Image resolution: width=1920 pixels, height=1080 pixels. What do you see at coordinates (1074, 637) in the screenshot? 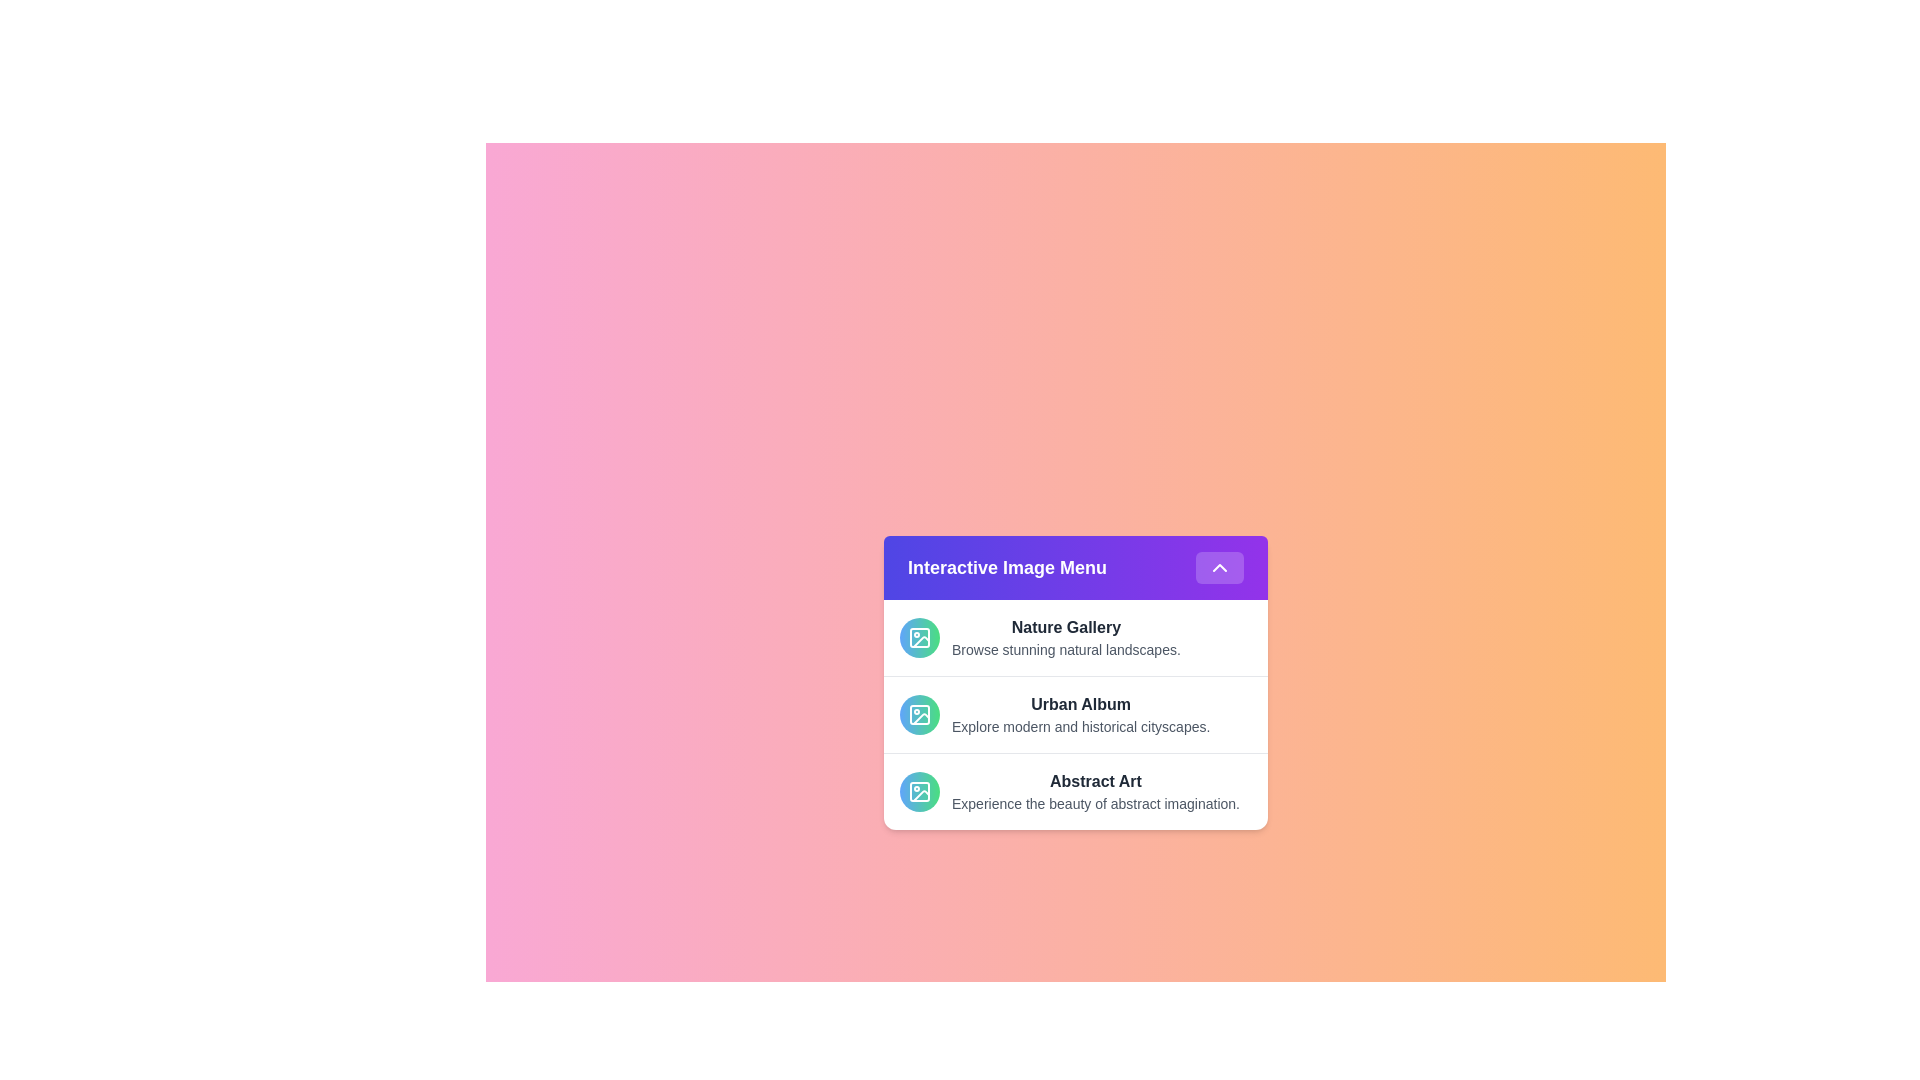
I see `the menu item Nature Gallery by clicking on it` at bounding box center [1074, 637].